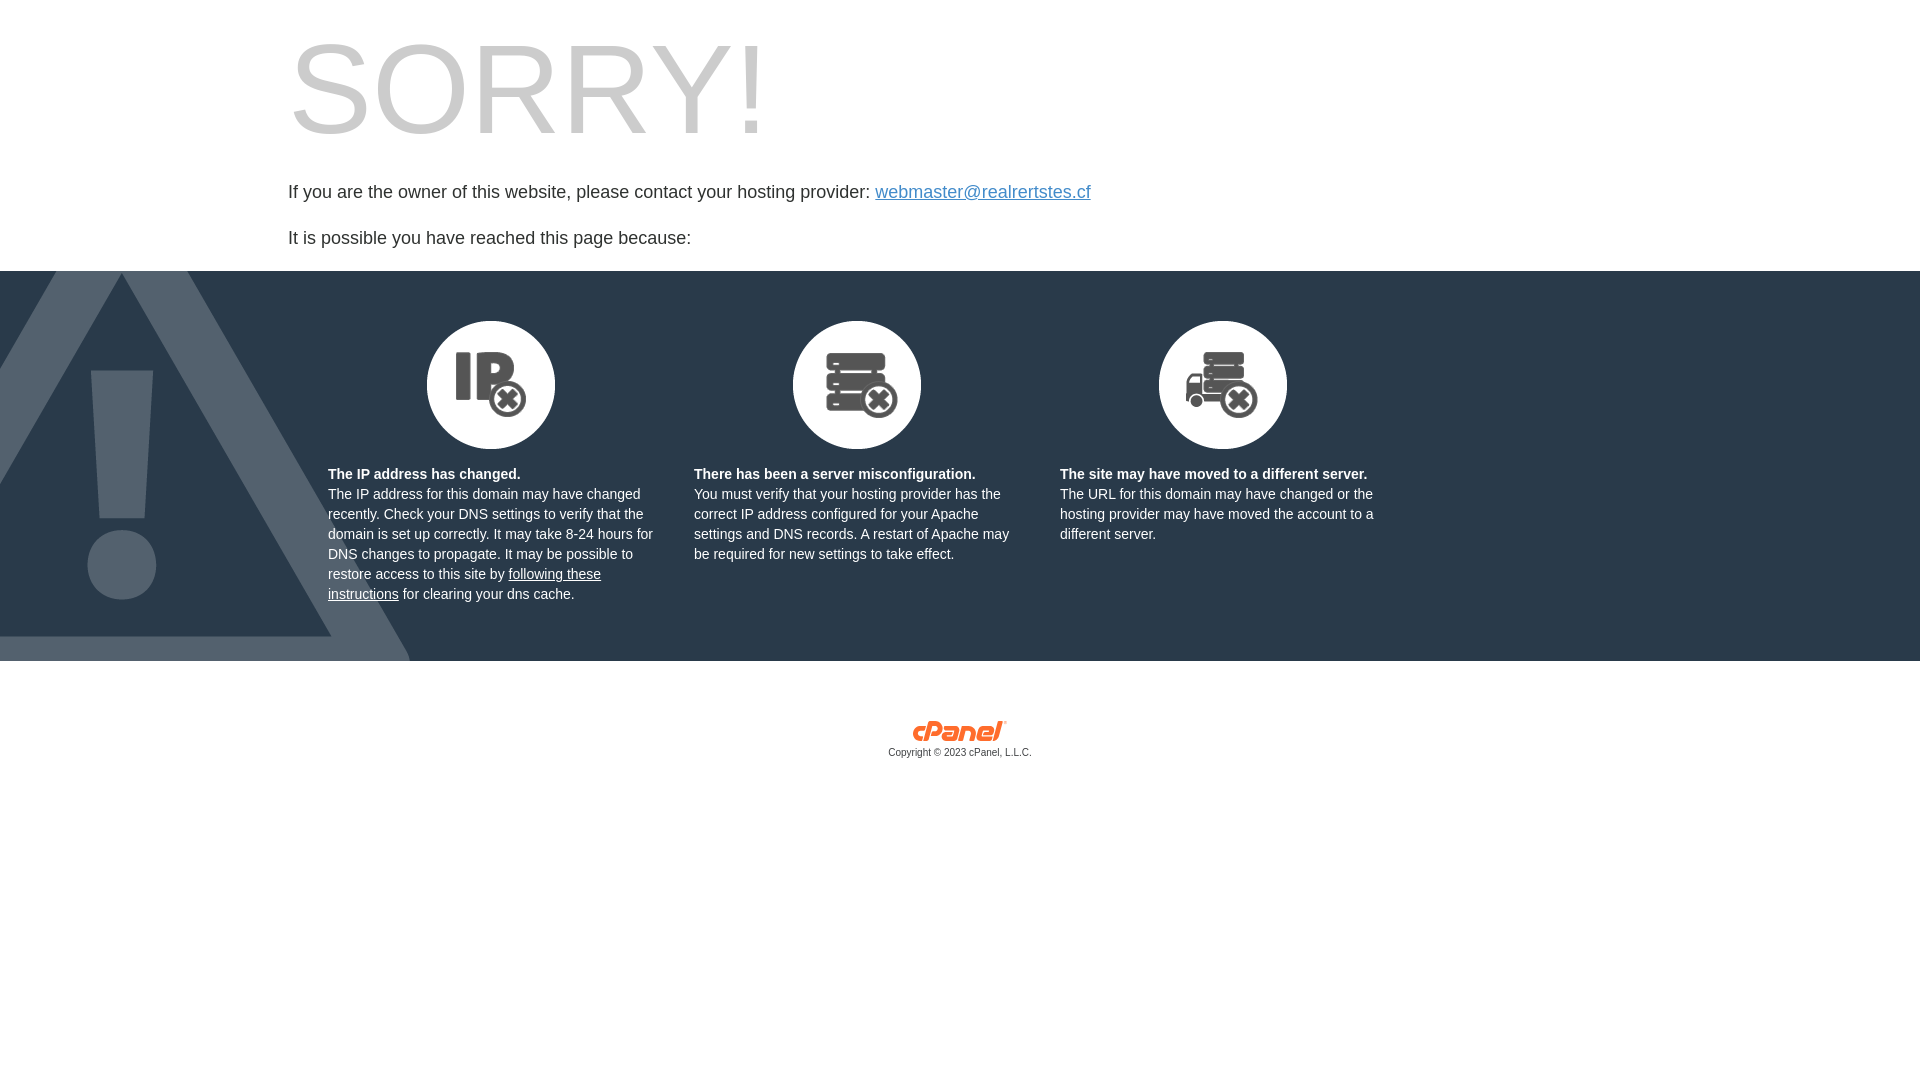  What do you see at coordinates (463, 583) in the screenshot?
I see `'following these instructions'` at bounding box center [463, 583].